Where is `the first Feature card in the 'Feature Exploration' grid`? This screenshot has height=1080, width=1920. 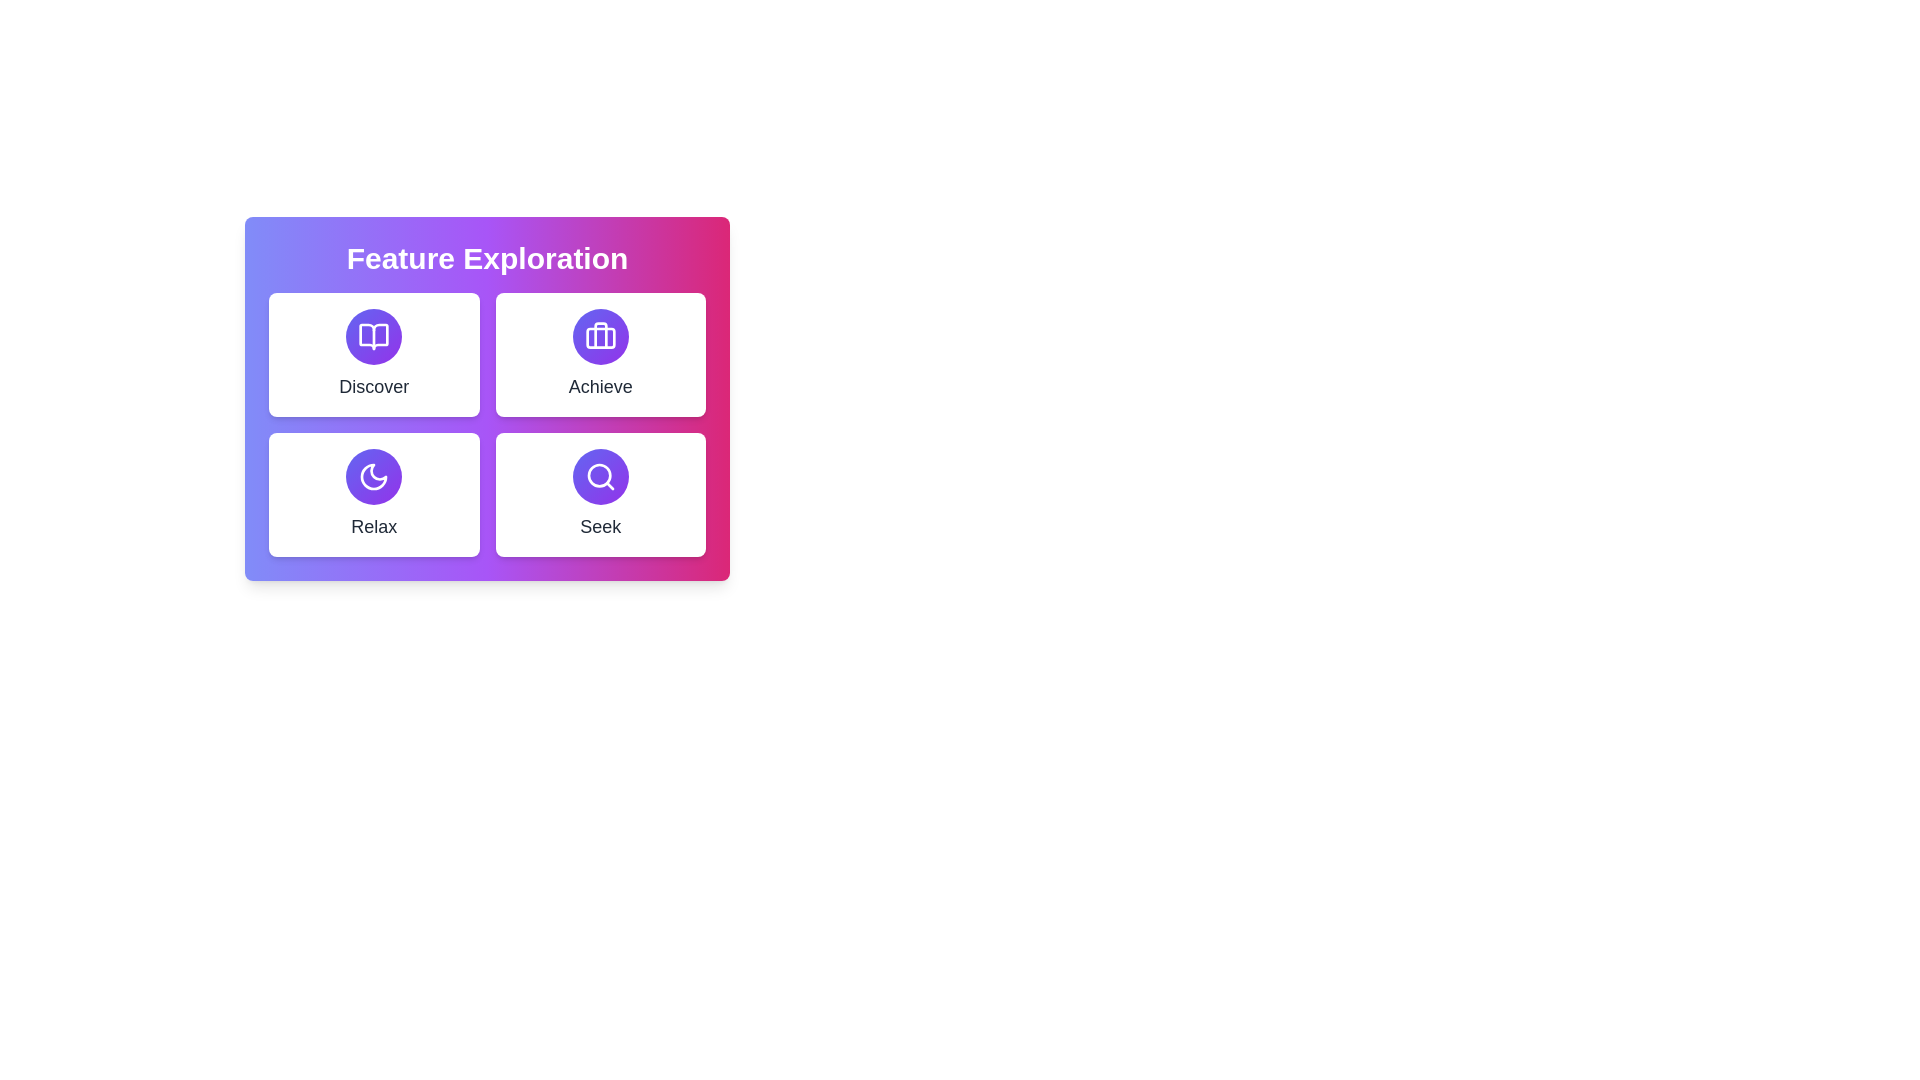
the first Feature card in the 'Feature Exploration' grid is located at coordinates (374, 353).